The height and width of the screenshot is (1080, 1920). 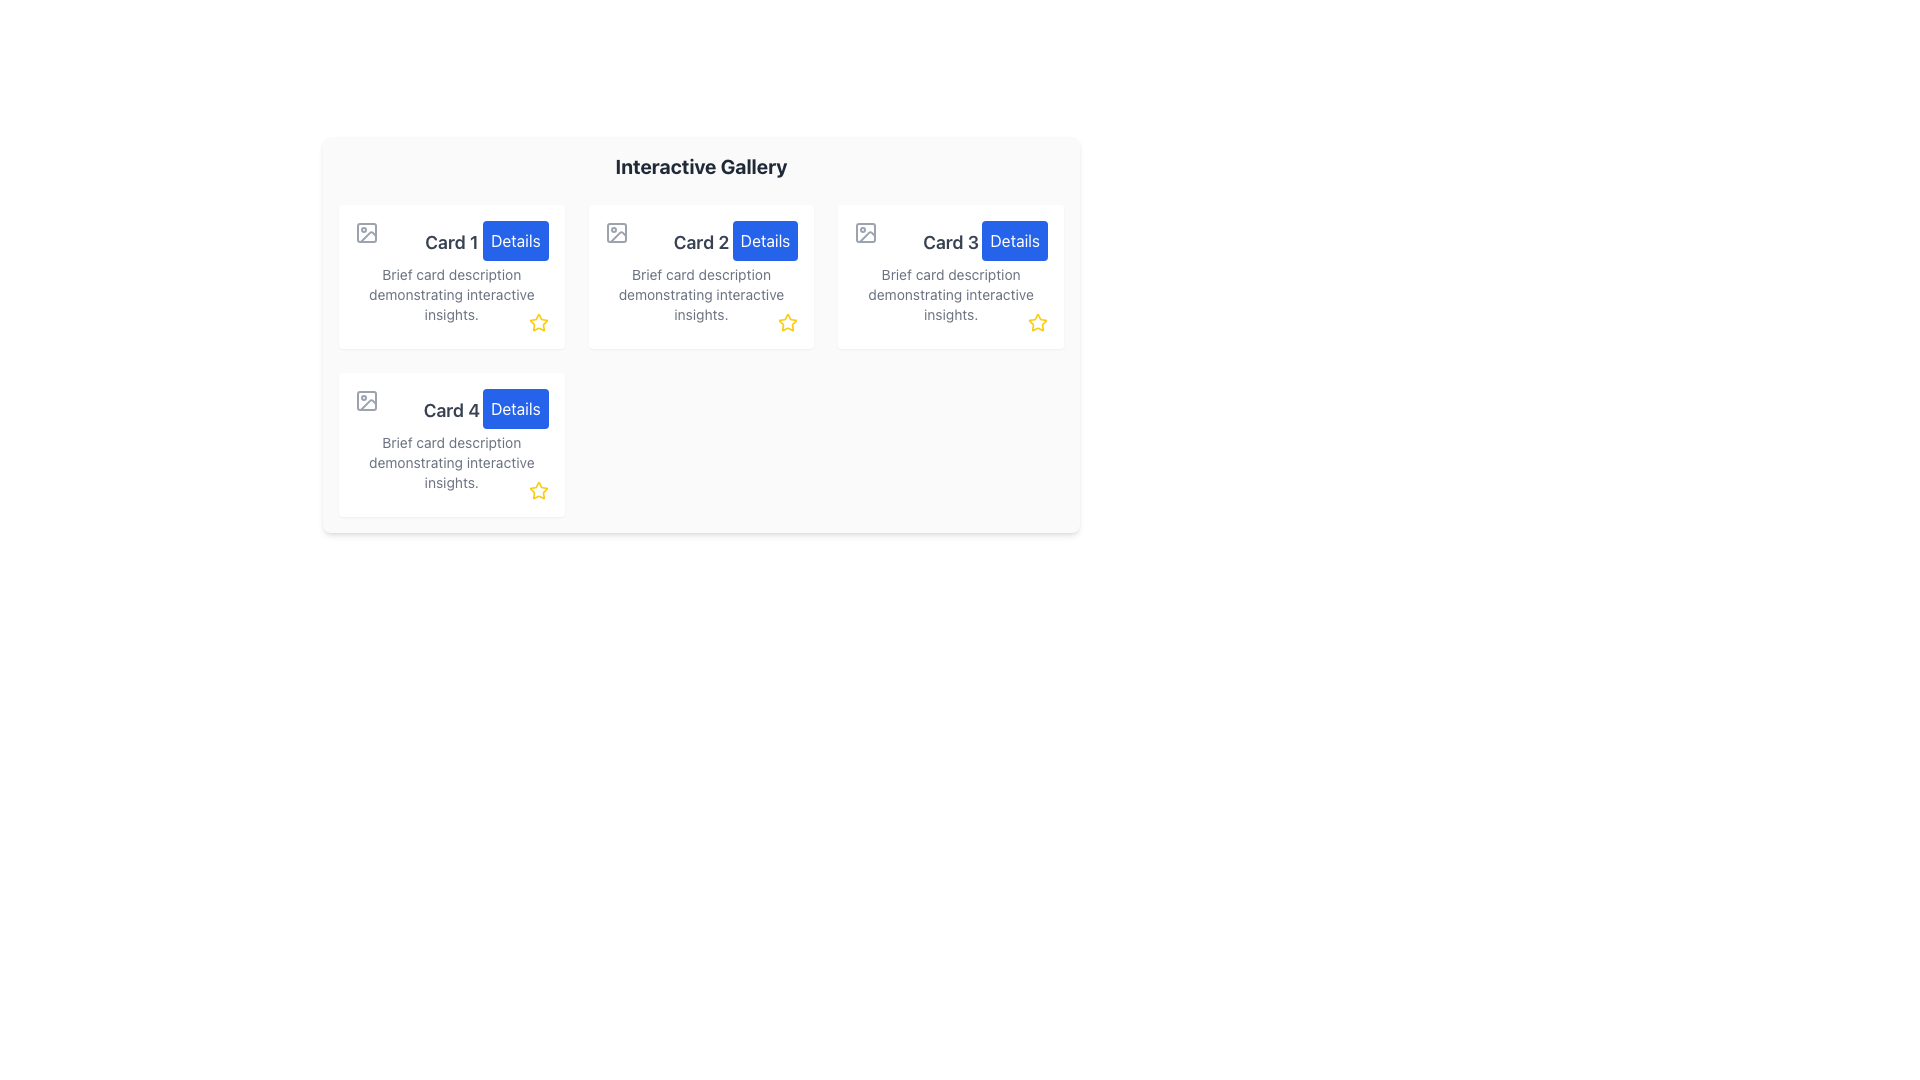 I want to click on the text label displaying 'Card 4', which is located in the upper section of the leftmost card in the second row of sibling cards, so click(x=450, y=410).